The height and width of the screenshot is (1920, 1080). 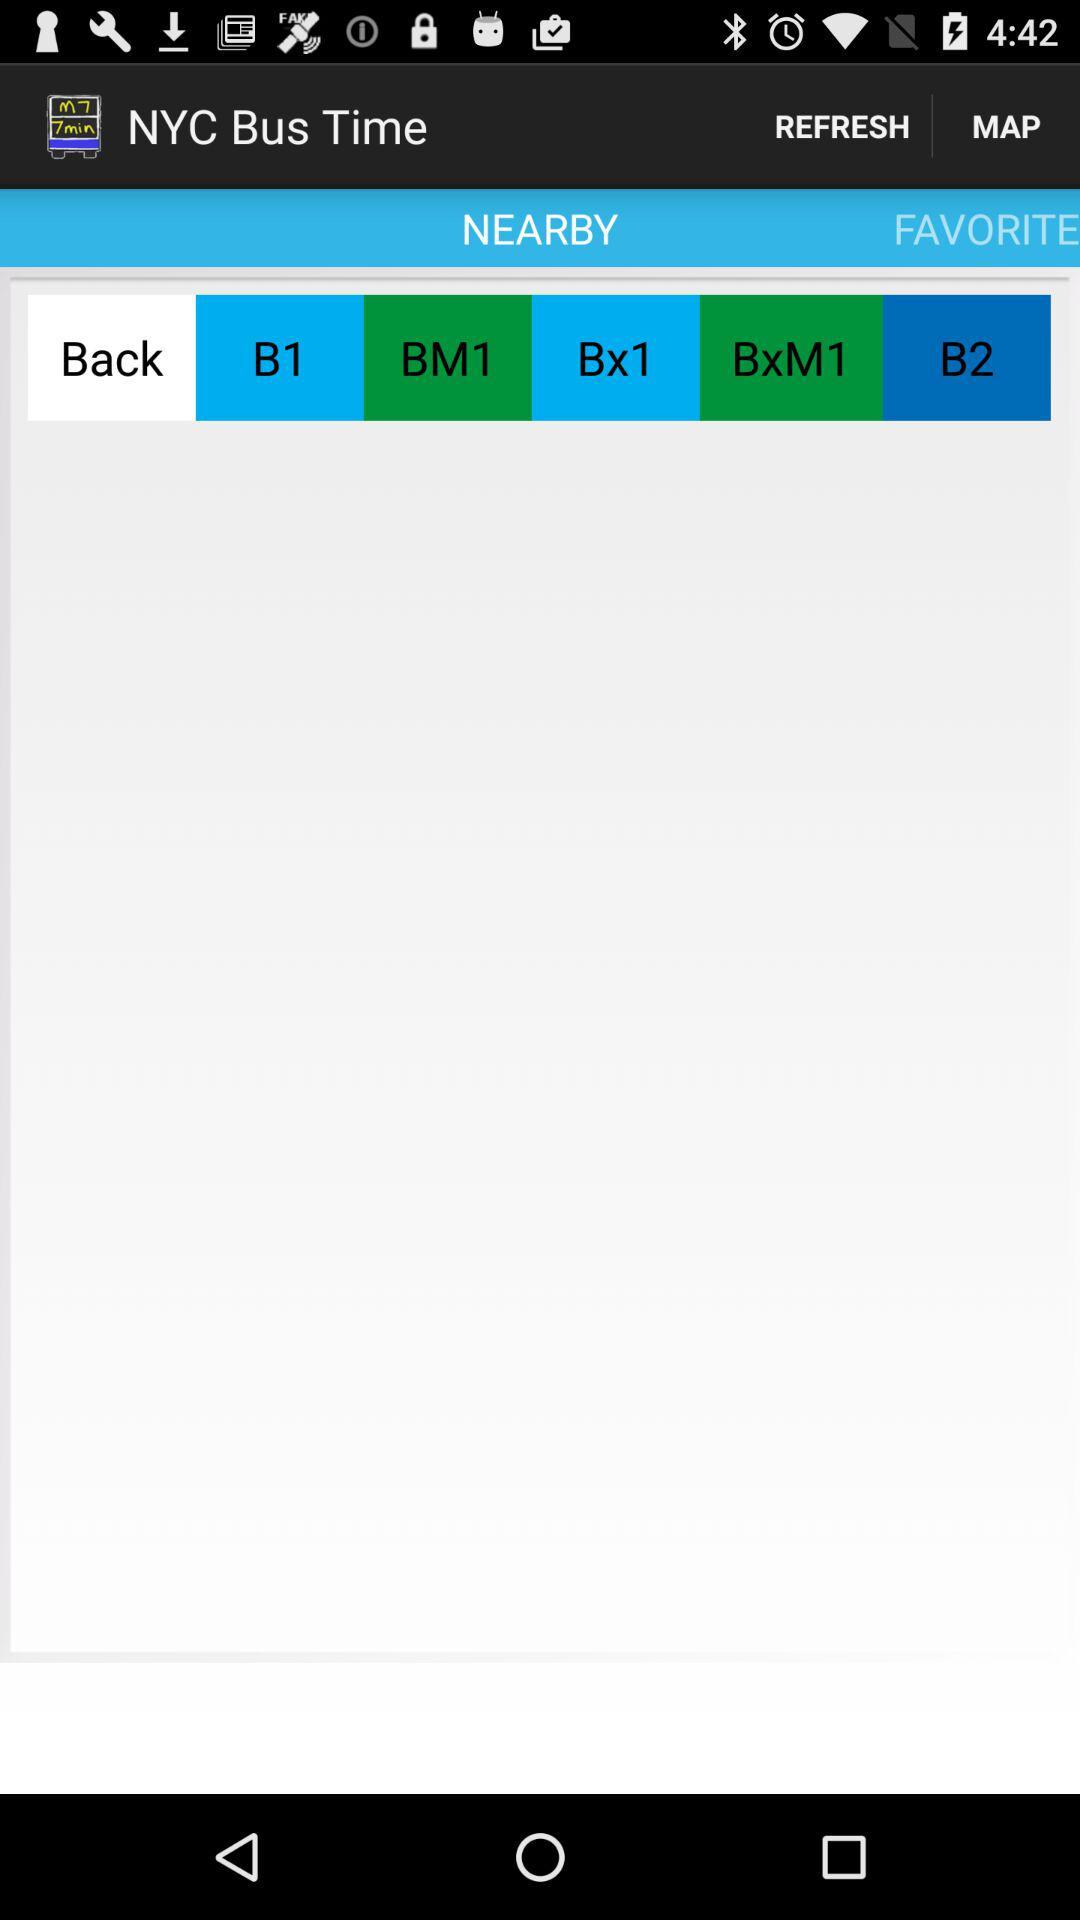 What do you see at coordinates (279, 357) in the screenshot?
I see `b1 icon` at bounding box center [279, 357].